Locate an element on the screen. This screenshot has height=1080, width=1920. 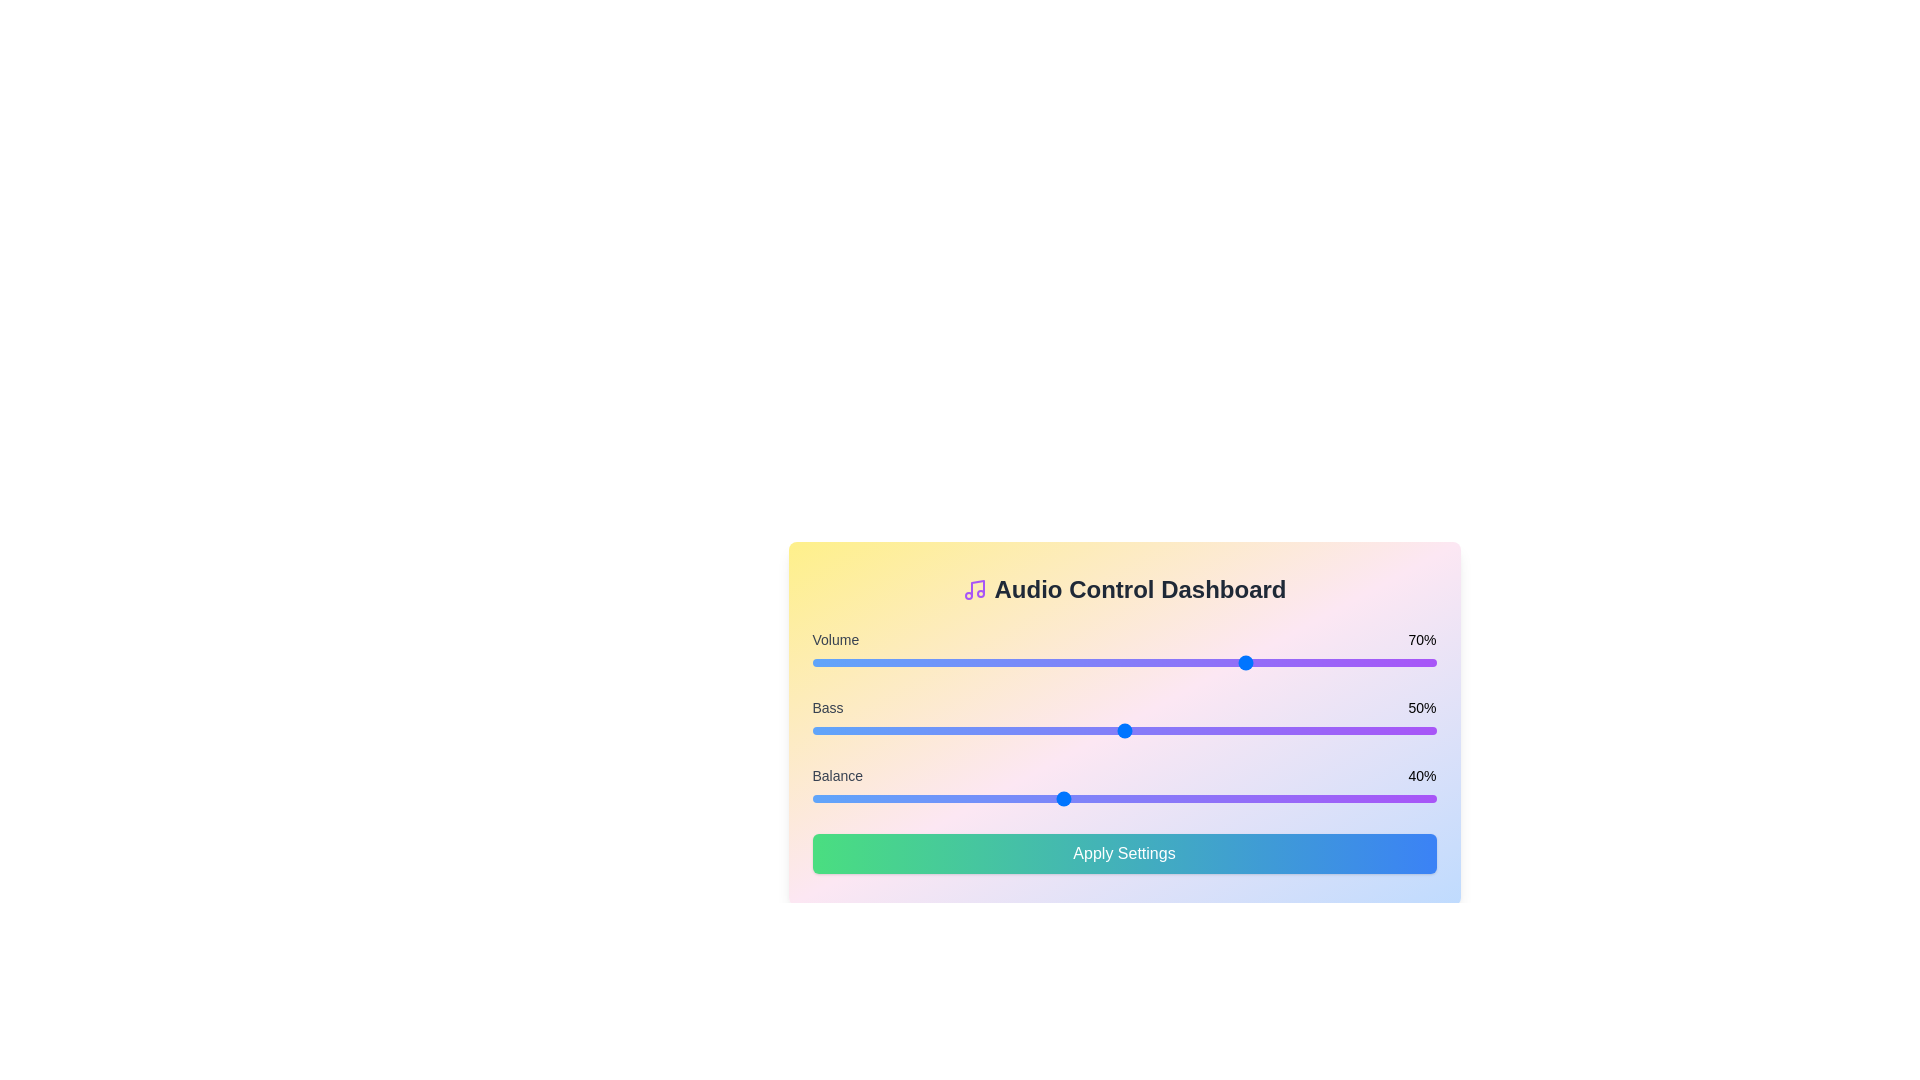
balance is located at coordinates (1360, 797).